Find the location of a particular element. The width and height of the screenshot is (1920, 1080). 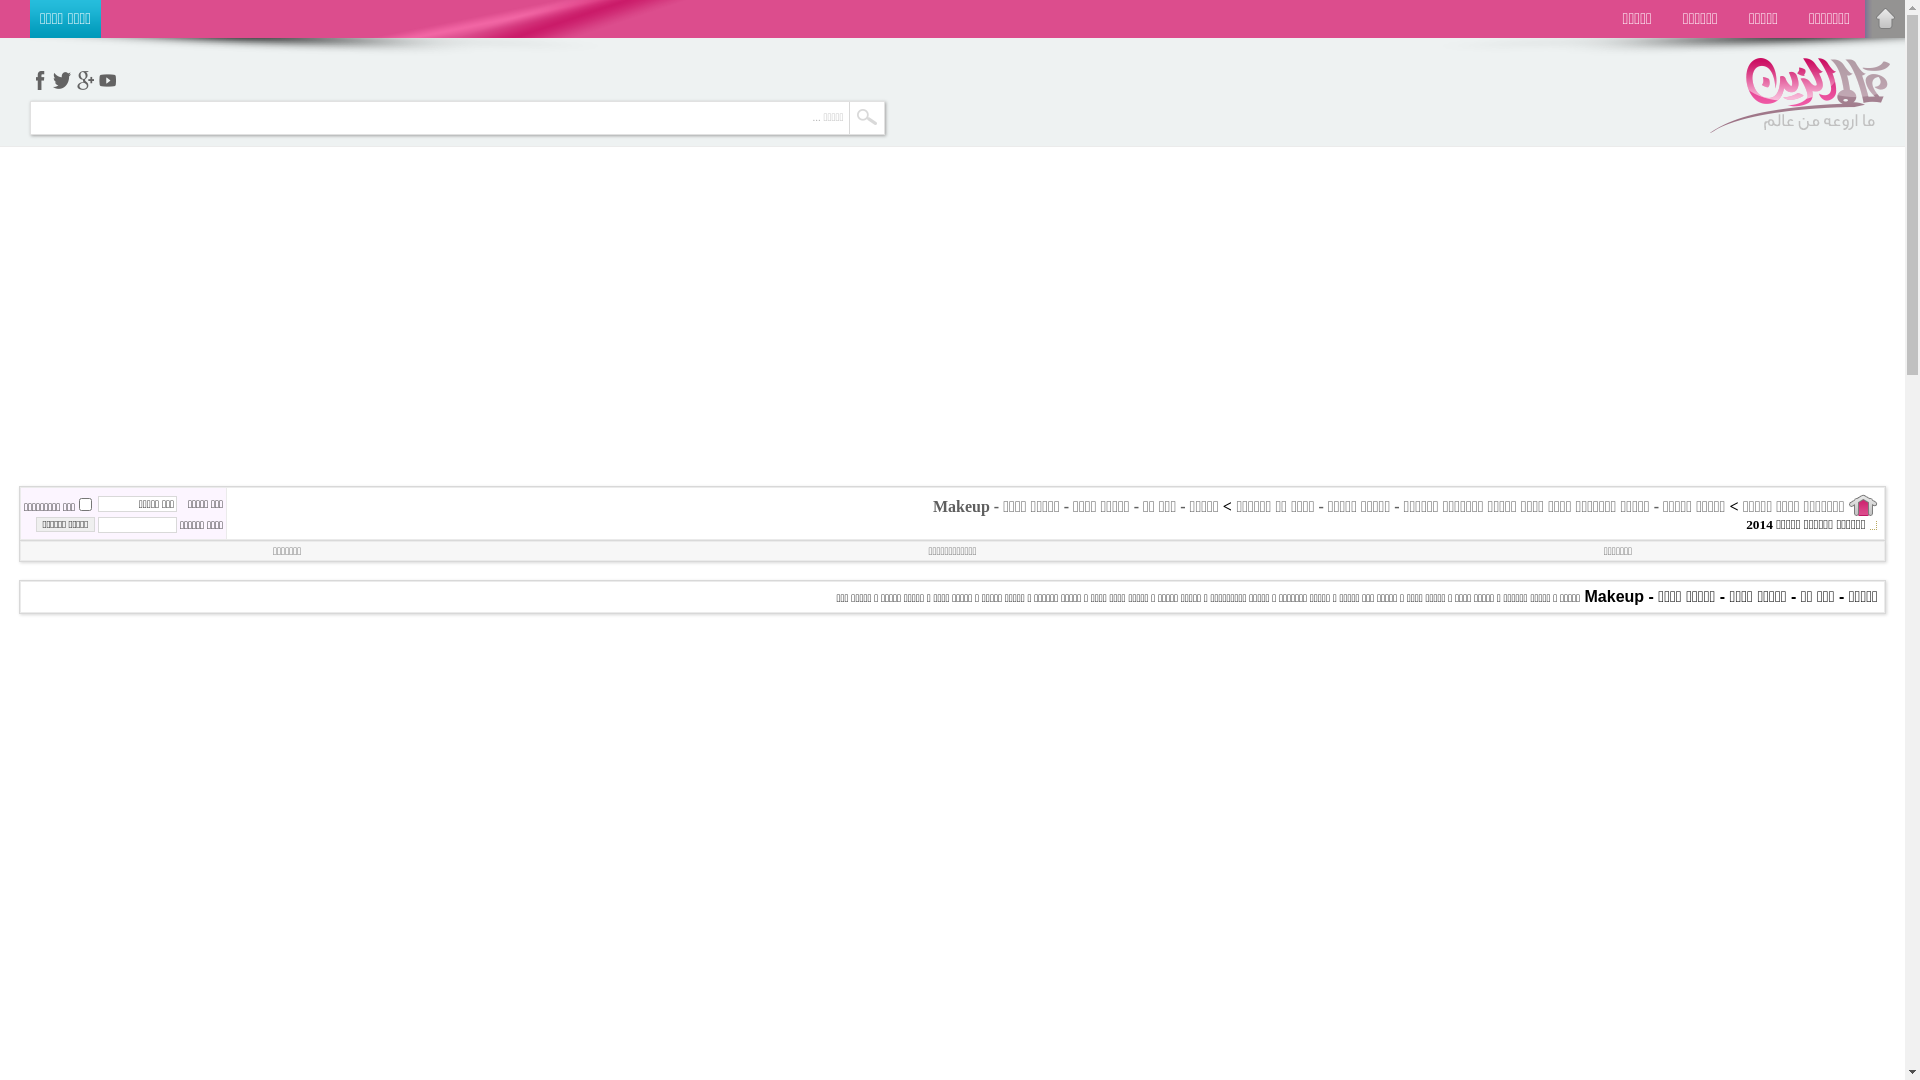

'Advertisement' is located at coordinates (952, 172).